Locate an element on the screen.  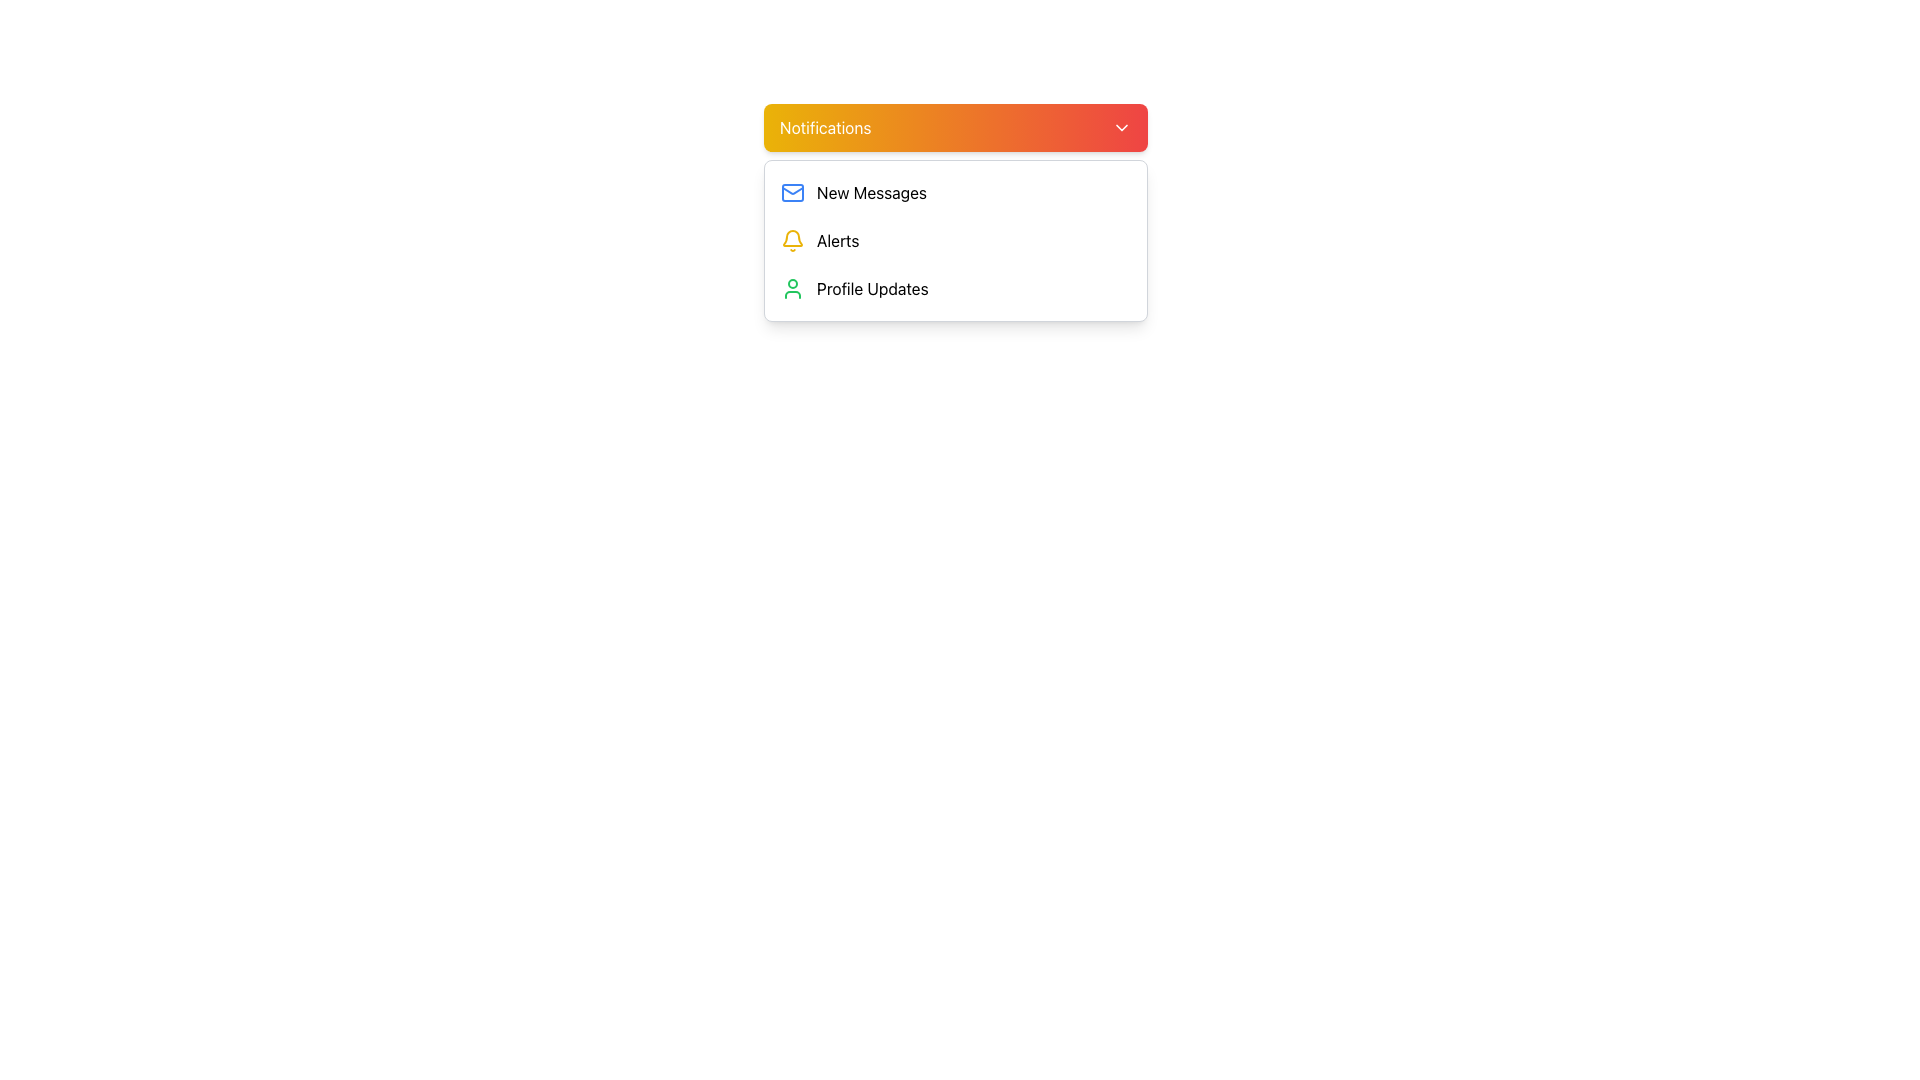
the blue mail icon indicating new messages, located in the dropdown menu under 'Notifications', to the left of the text 'New Messages' is located at coordinates (791, 192).